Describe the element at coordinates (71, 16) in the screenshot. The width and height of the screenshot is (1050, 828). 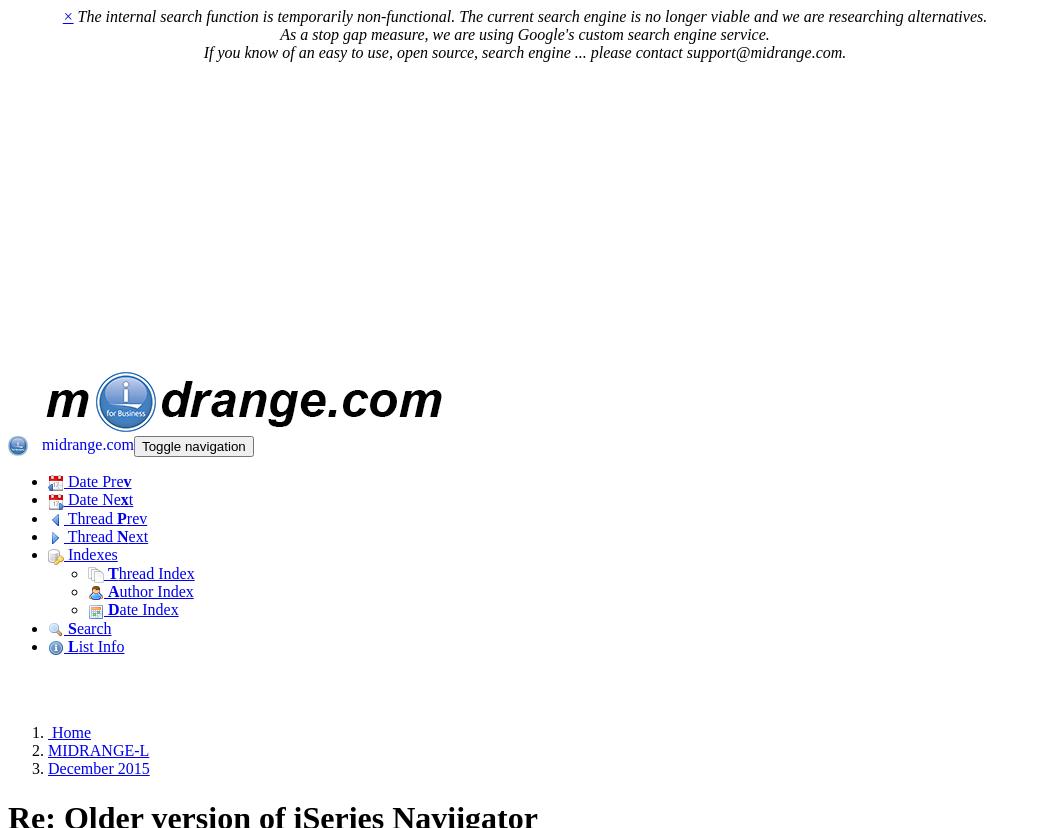
I see `'The internal search function is temporarily non-functional. The current search engine is no longer viable and we are researching alternatives.'` at that location.